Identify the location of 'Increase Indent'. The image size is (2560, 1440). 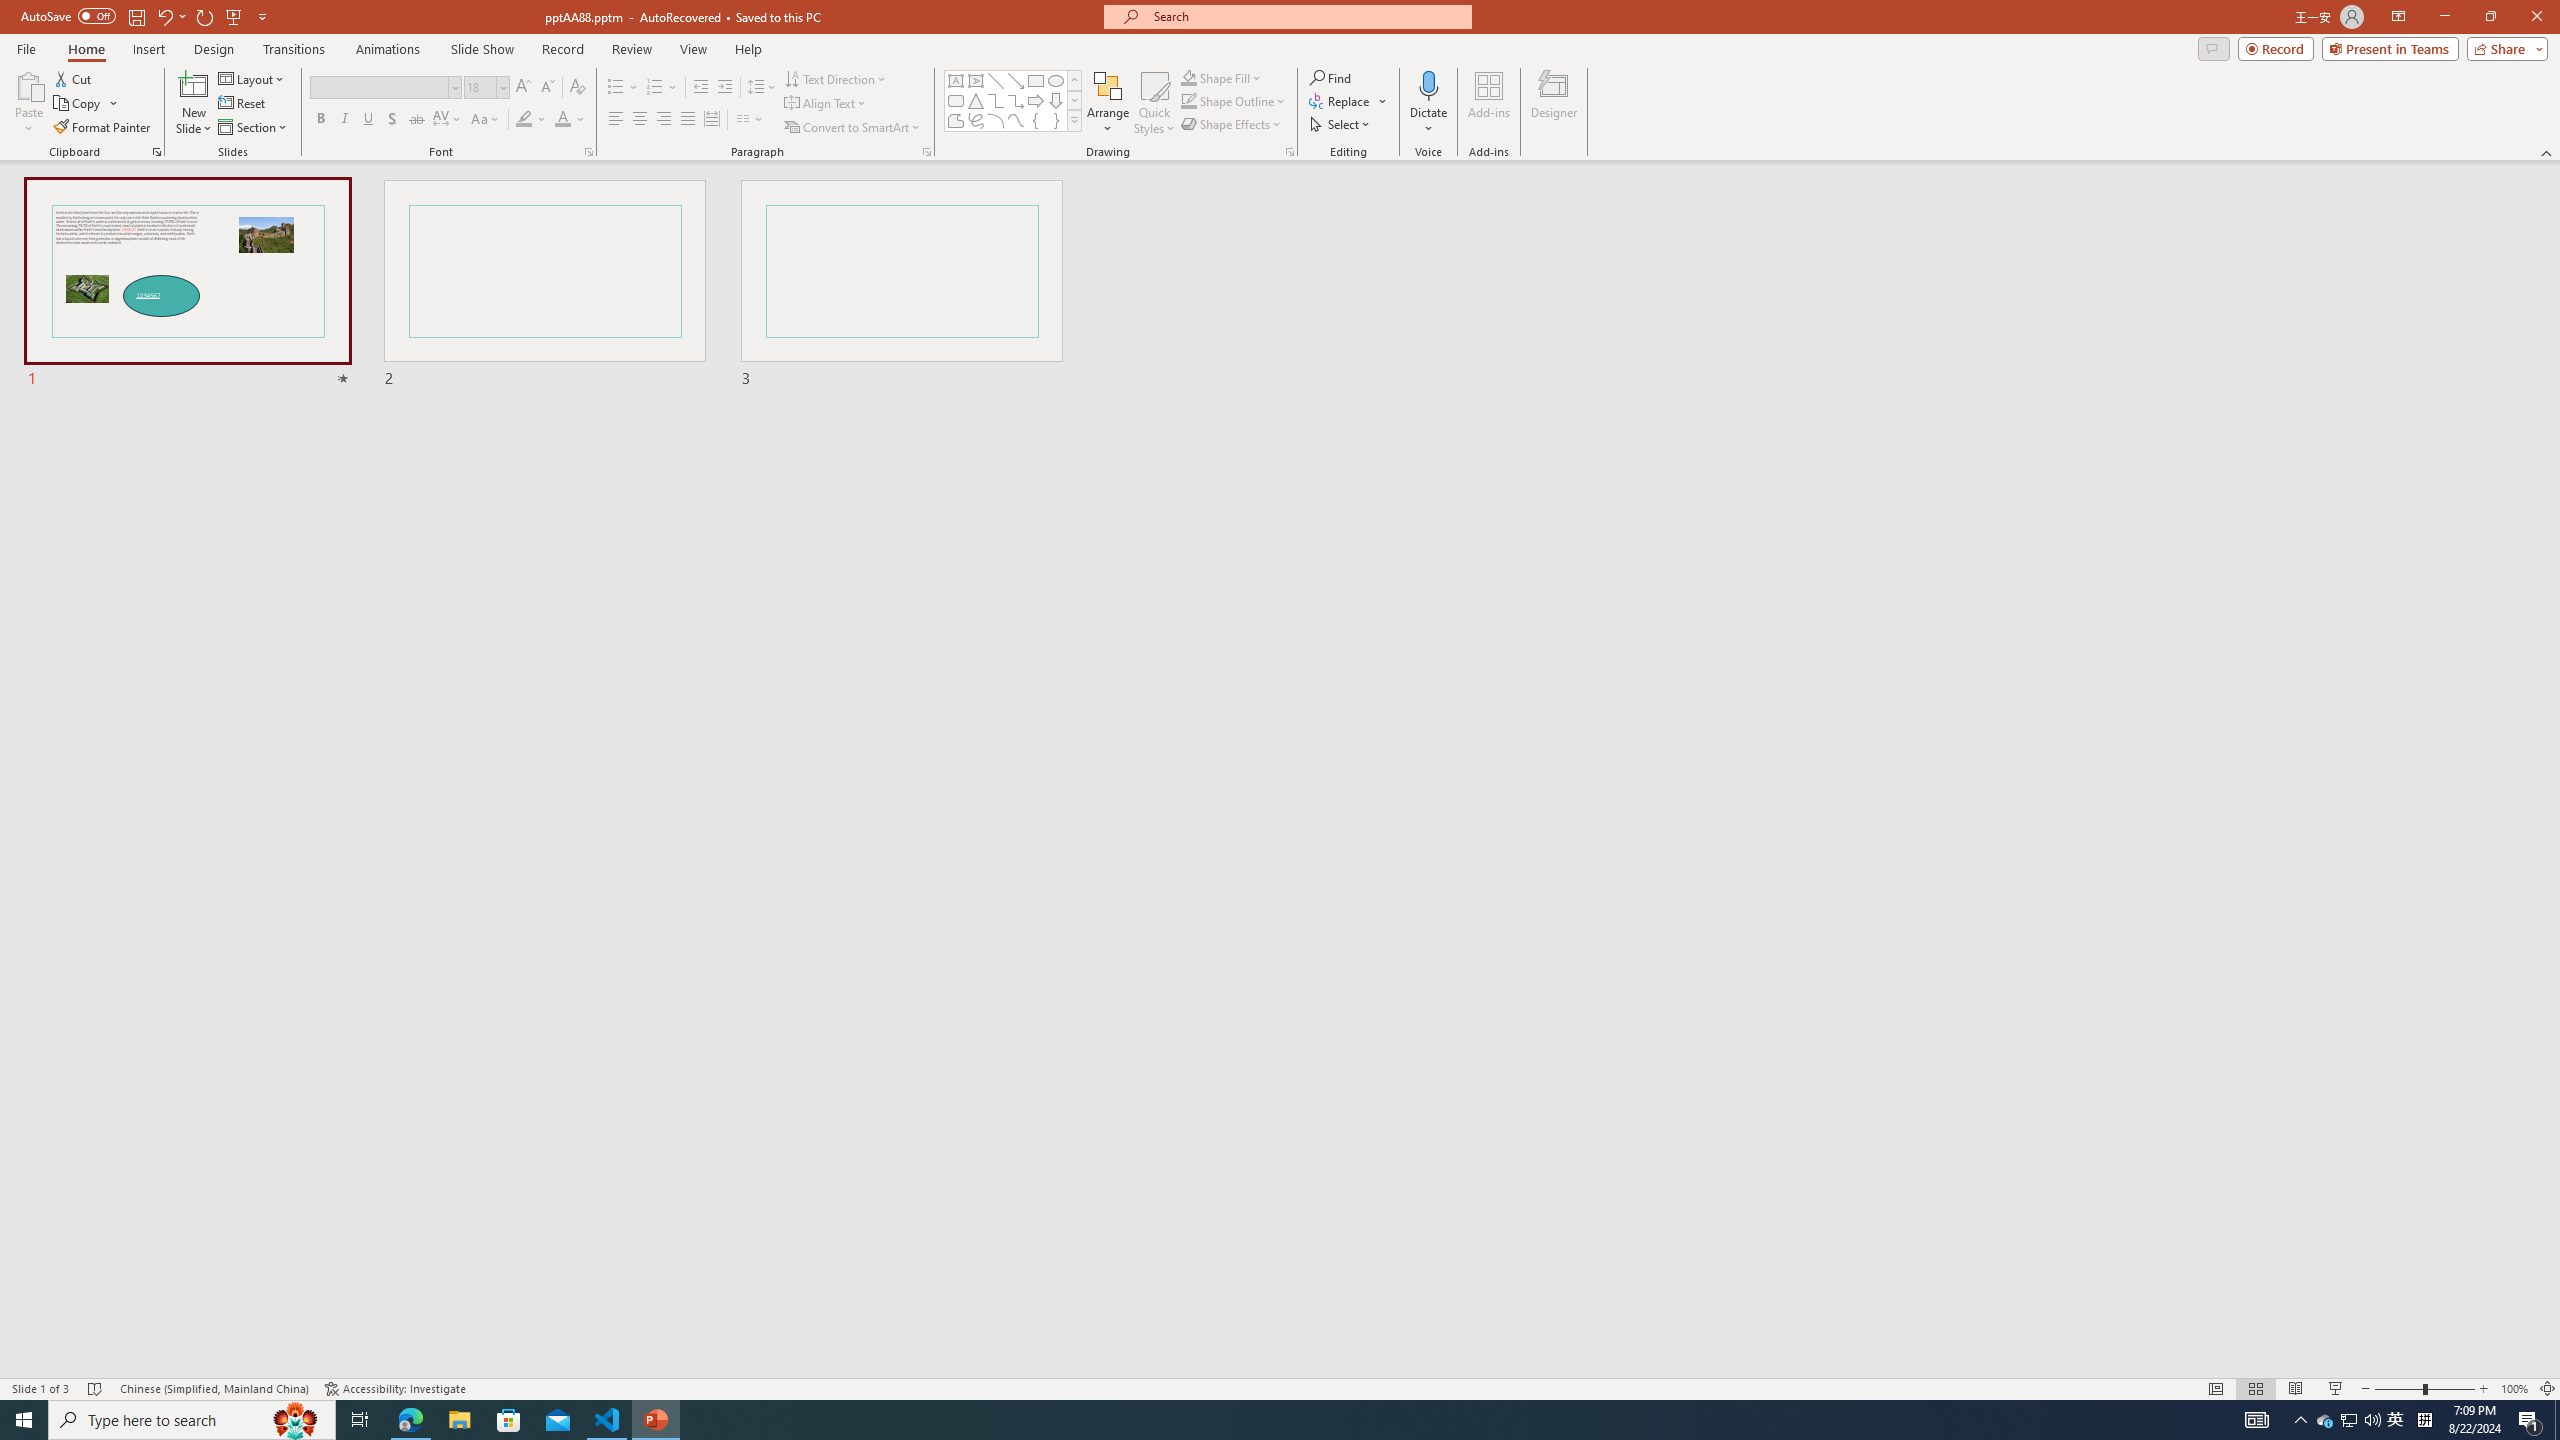
(725, 87).